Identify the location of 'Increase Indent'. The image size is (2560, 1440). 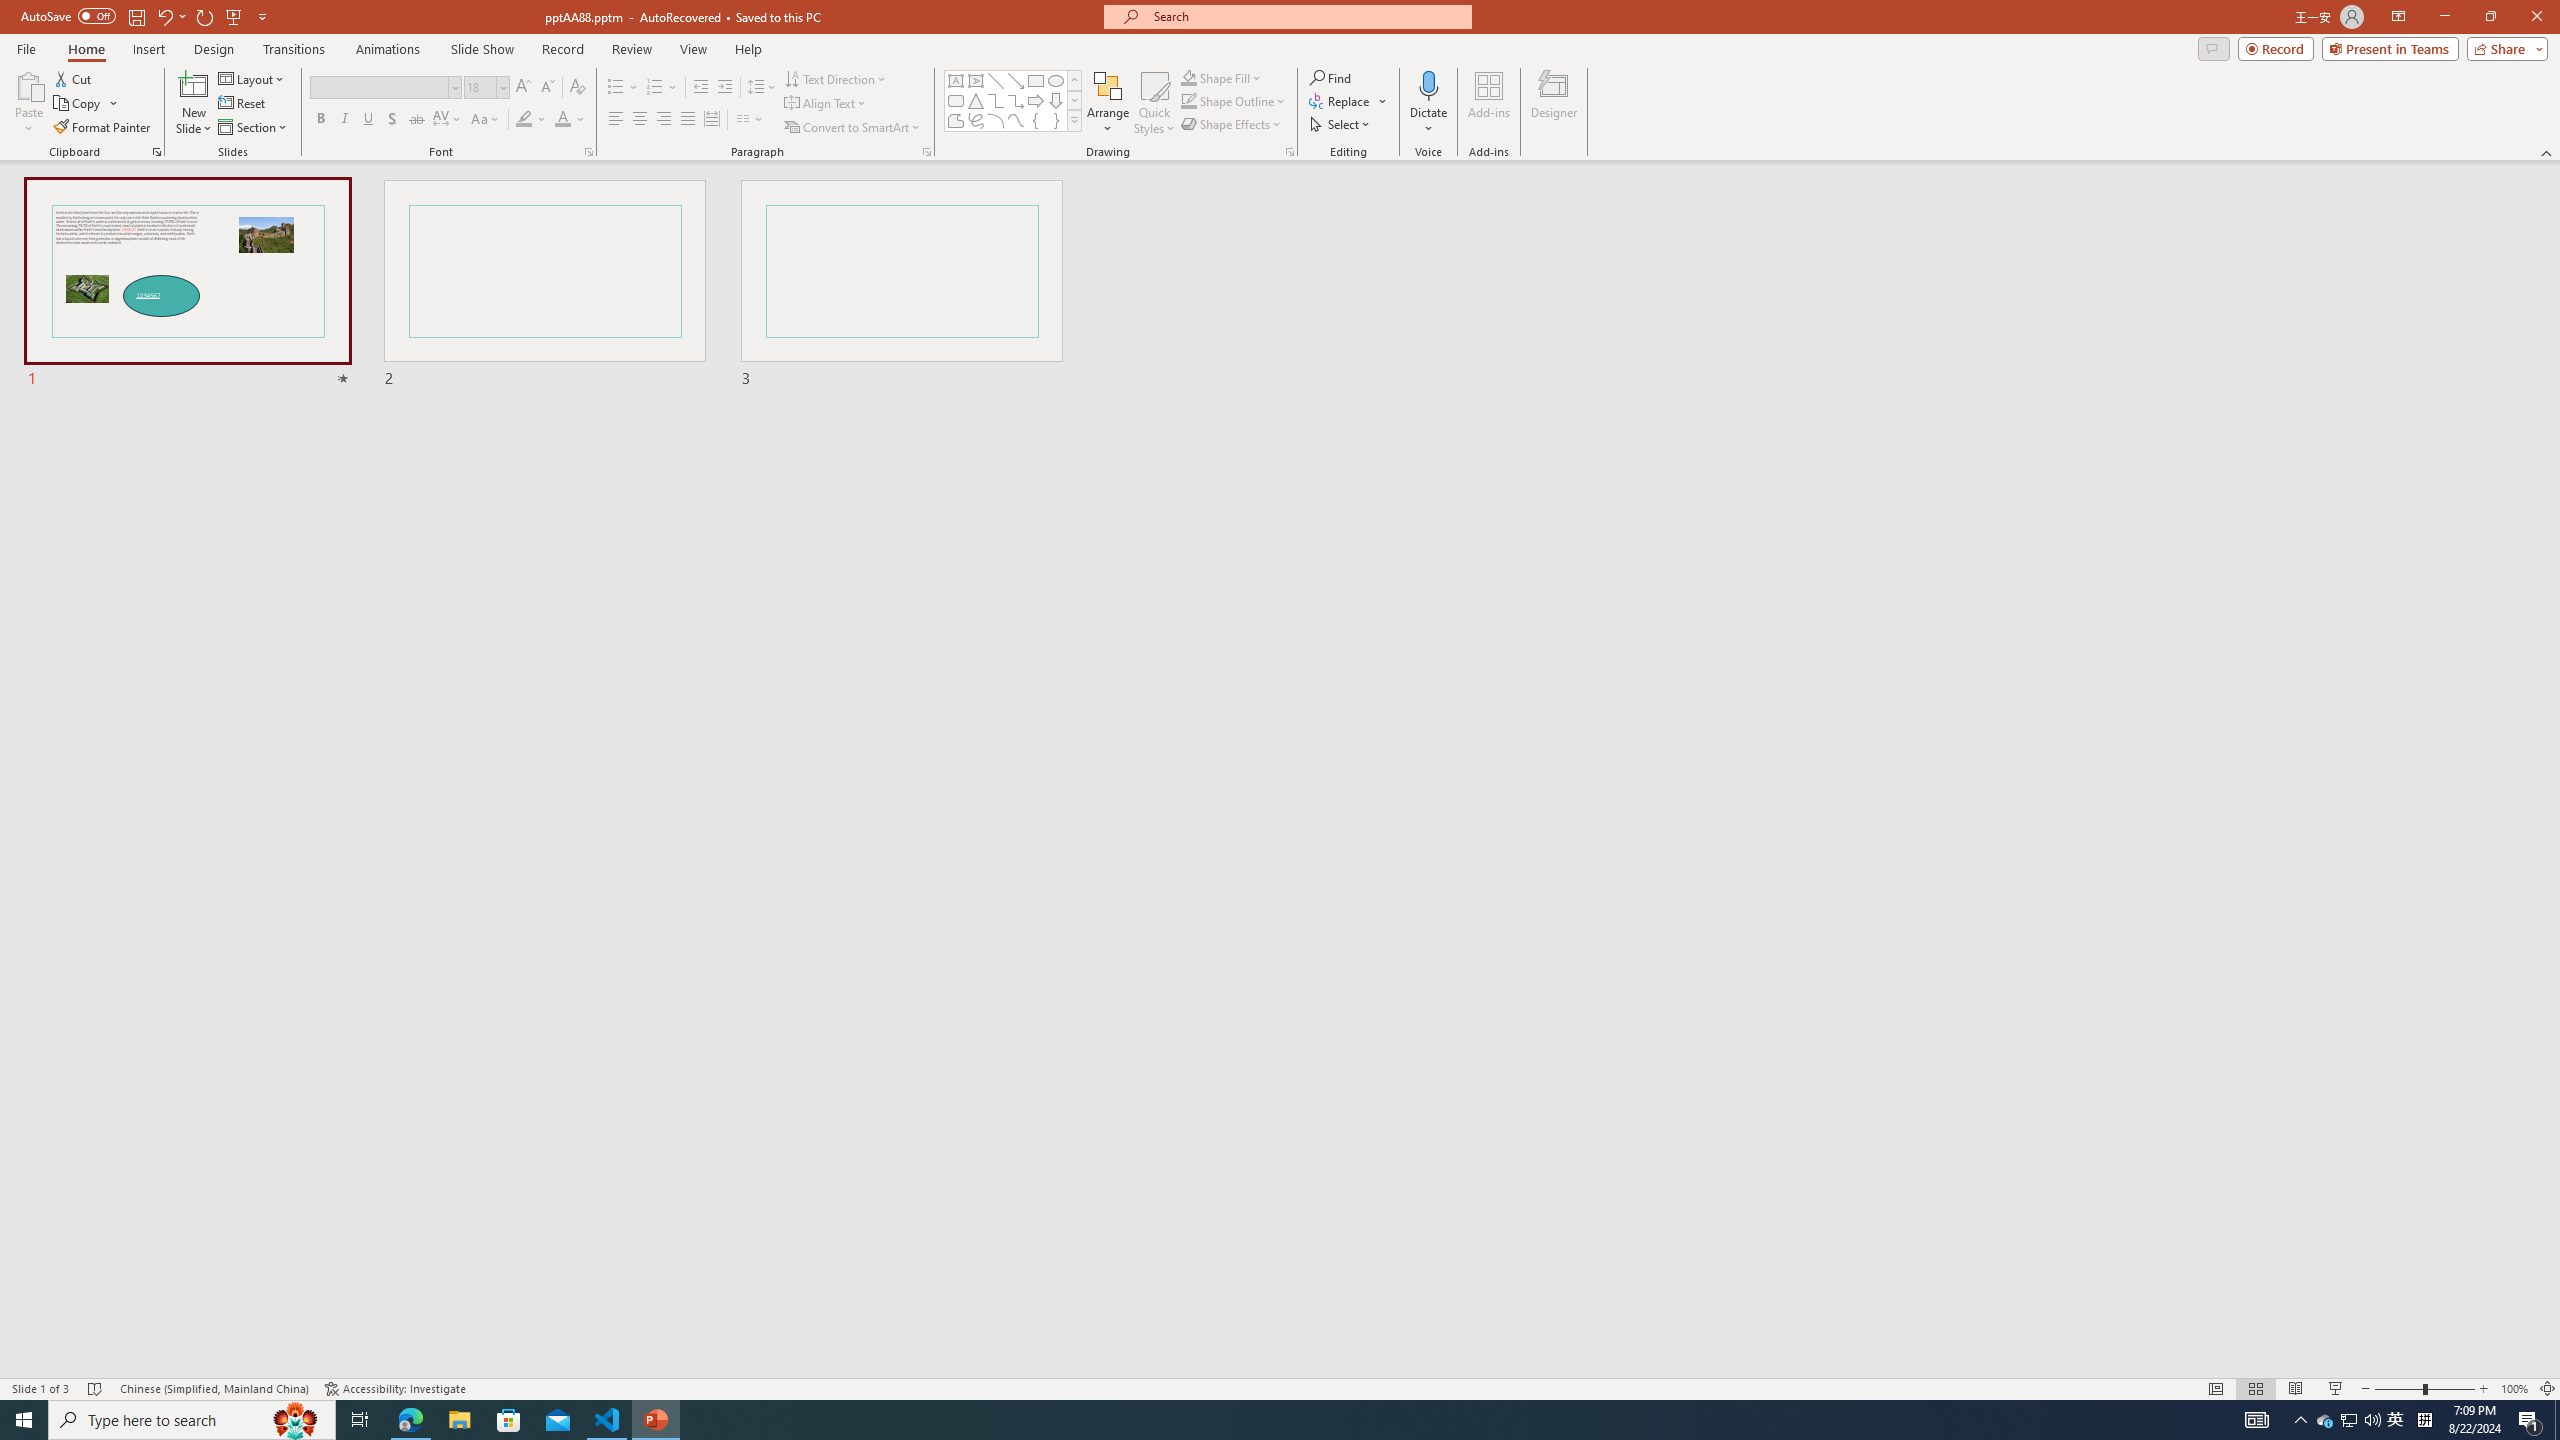
(725, 87).